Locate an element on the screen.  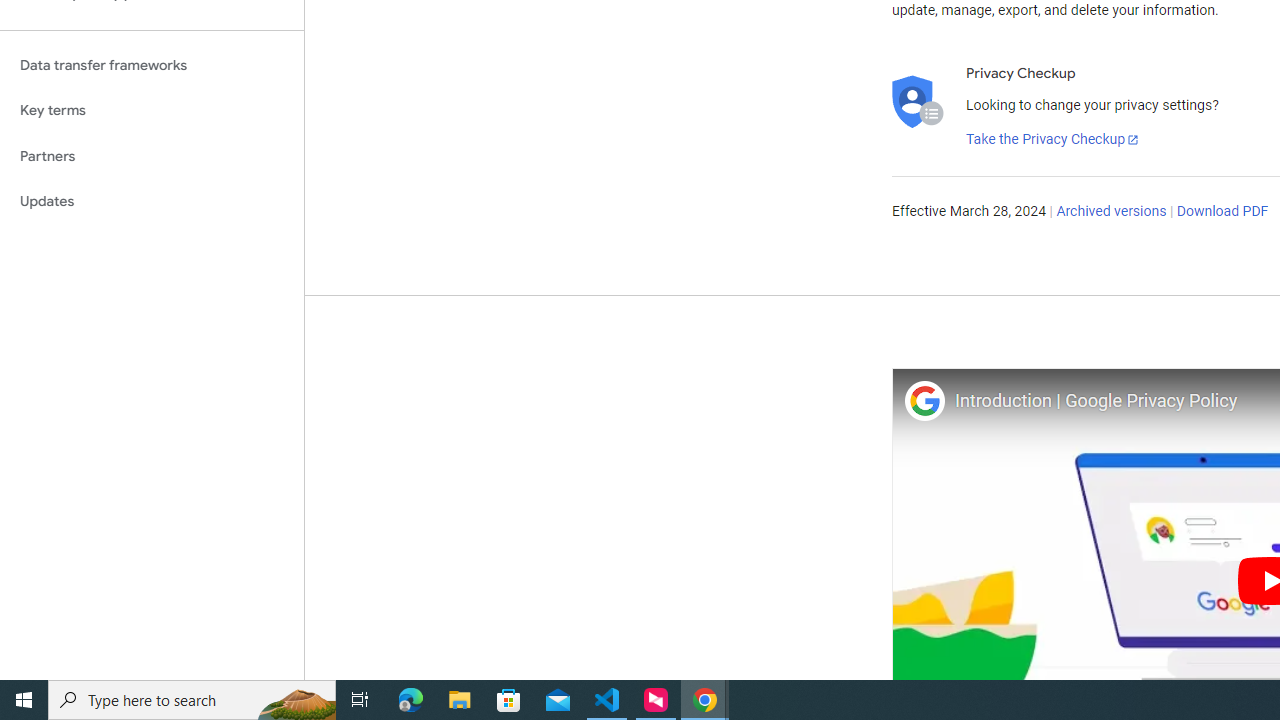
'Photo image of Google' is located at coordinates (923, 400).